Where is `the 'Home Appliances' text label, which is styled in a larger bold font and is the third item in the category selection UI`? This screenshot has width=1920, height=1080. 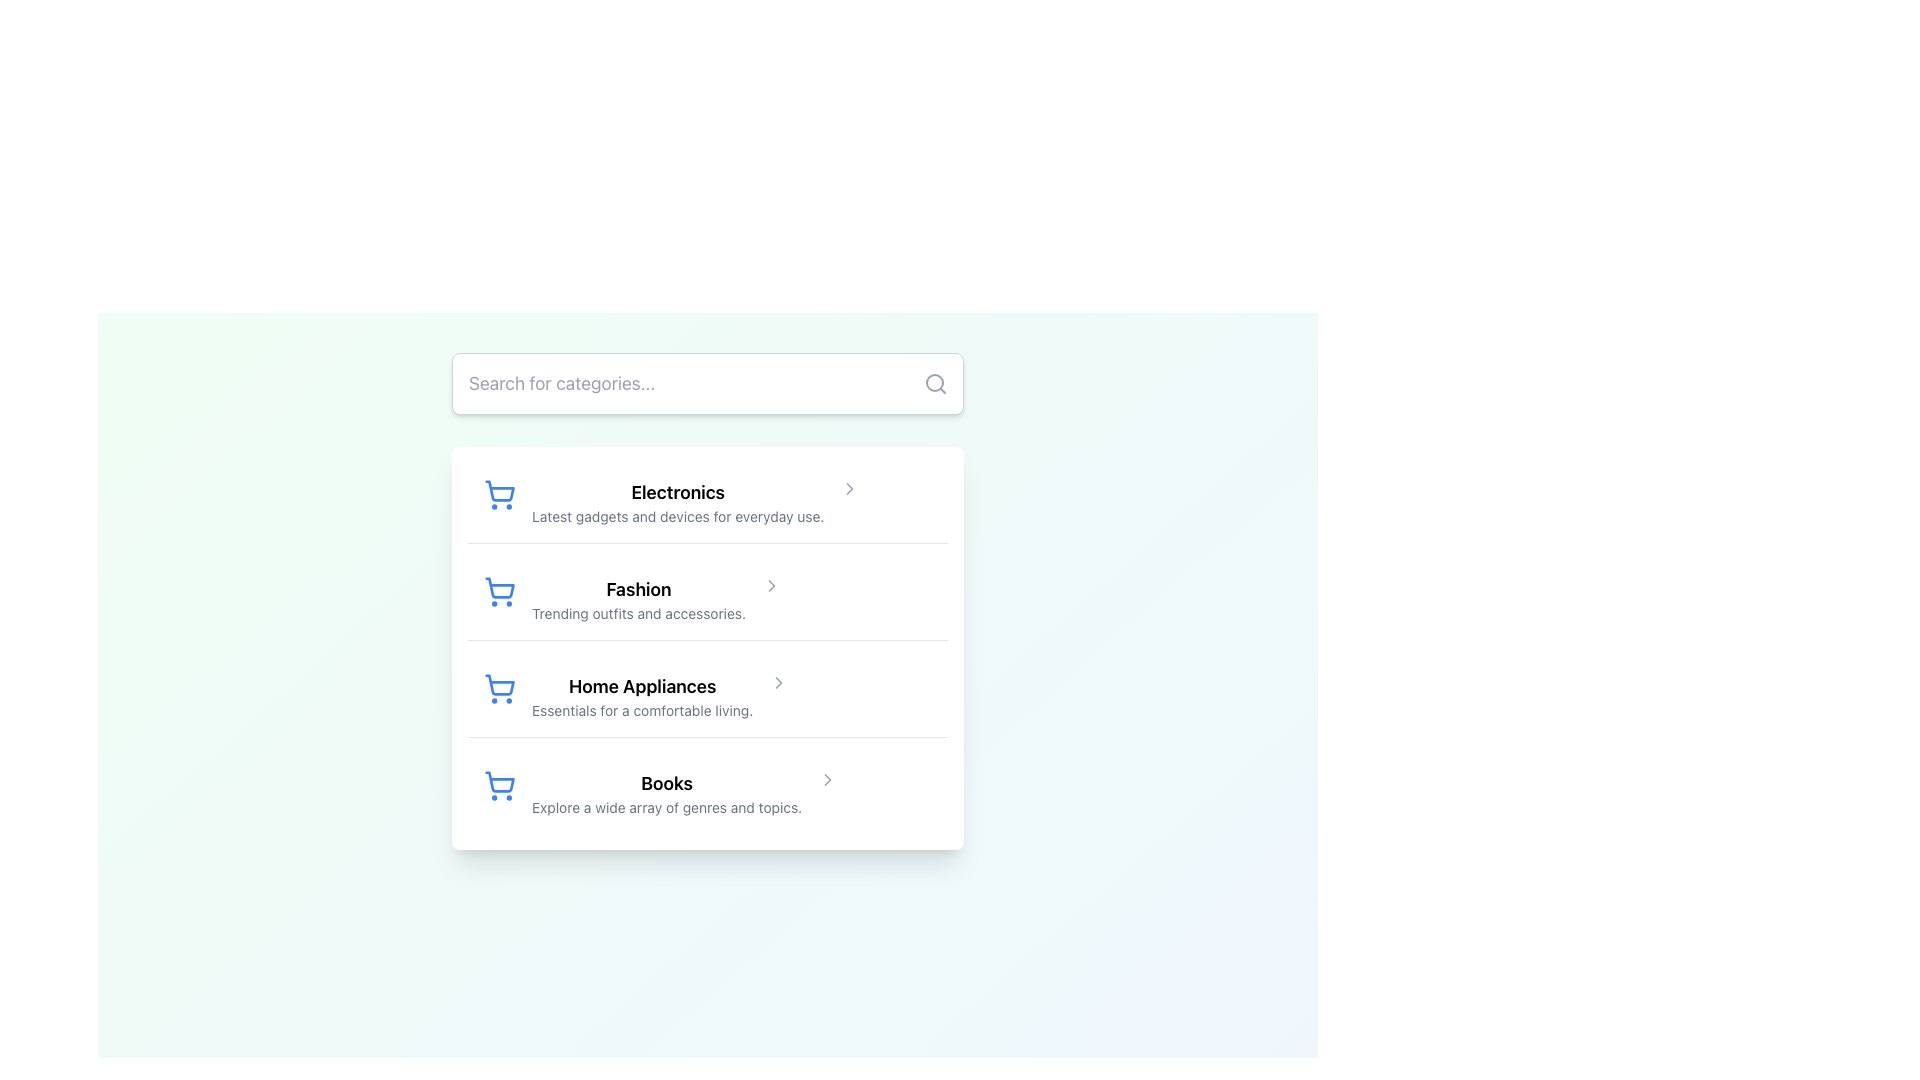 the 'Home Appliances' text label, which is styled in a larger bold font and is the third item in the category selection UI is located at coordinates (642, 685).